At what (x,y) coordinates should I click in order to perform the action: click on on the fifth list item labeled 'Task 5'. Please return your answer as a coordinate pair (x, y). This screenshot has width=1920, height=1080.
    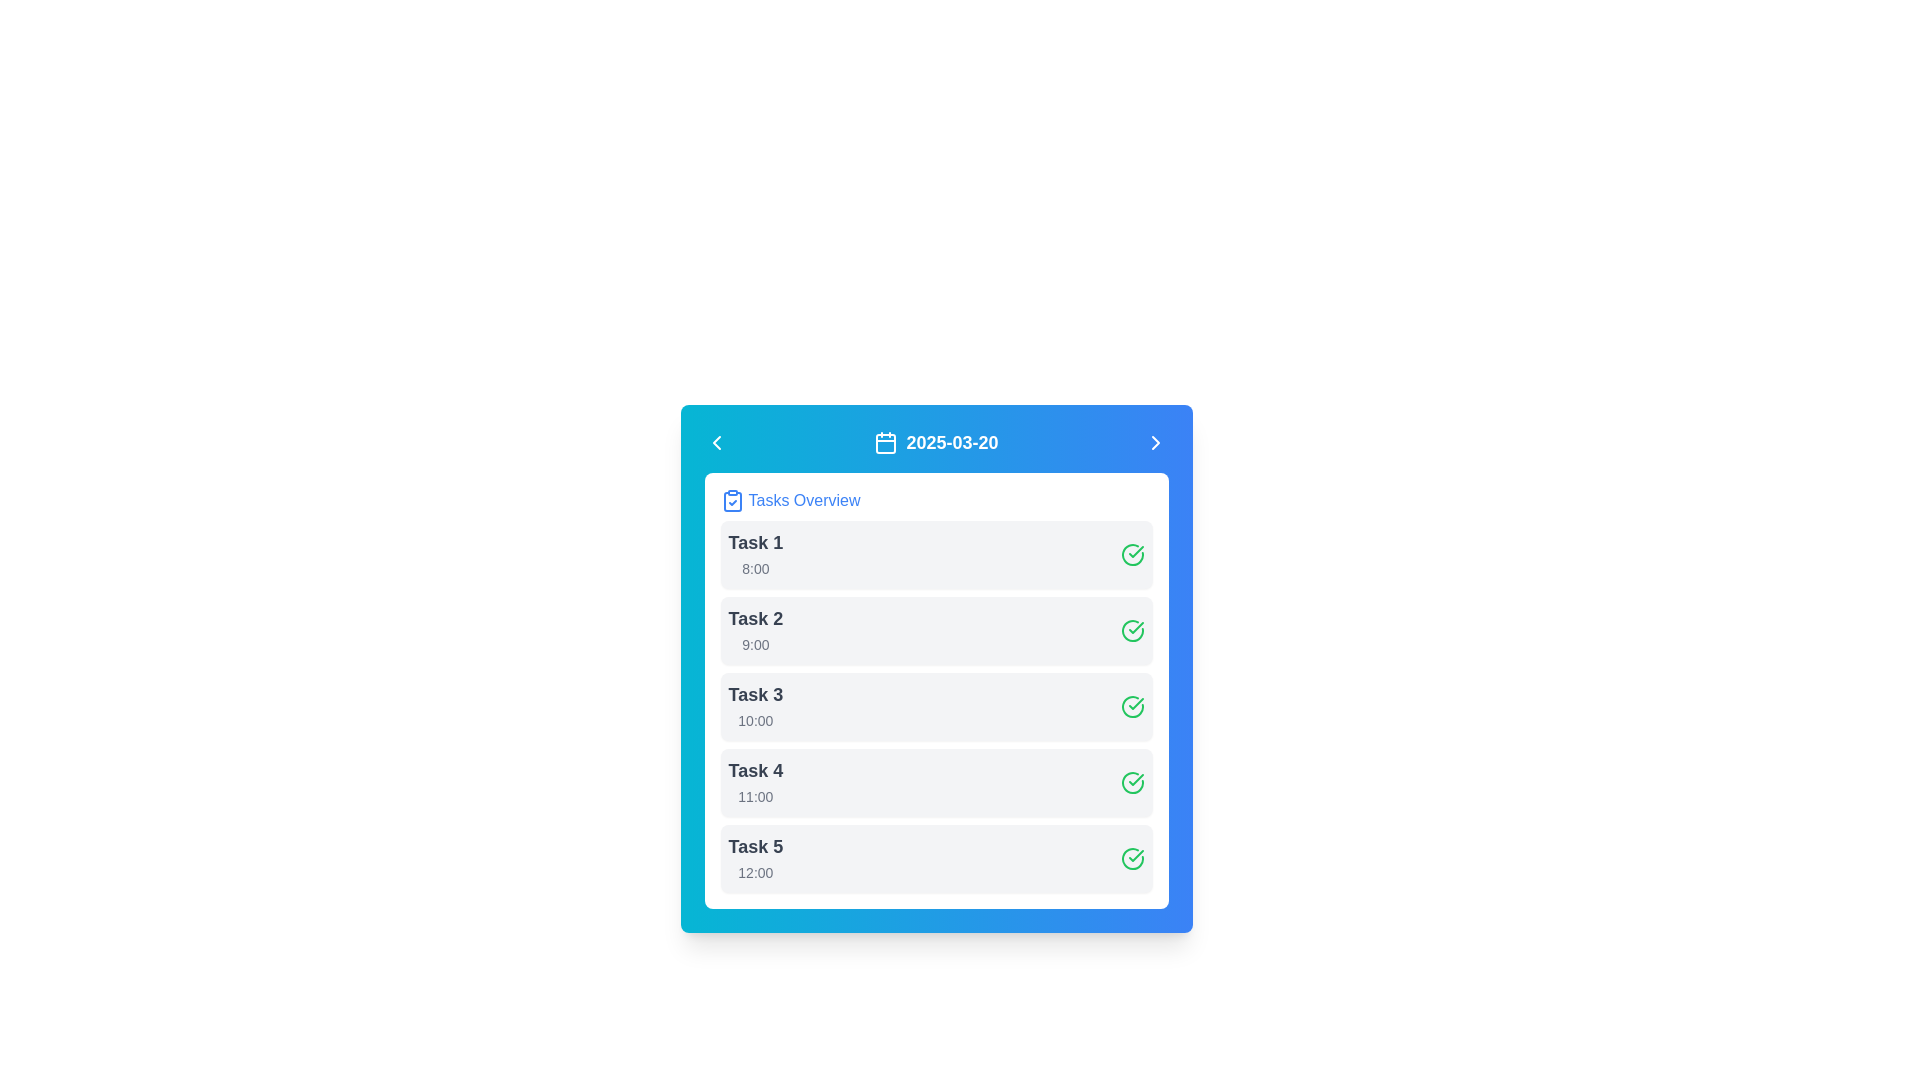
    Looking at the image, I should click on (935, 858).